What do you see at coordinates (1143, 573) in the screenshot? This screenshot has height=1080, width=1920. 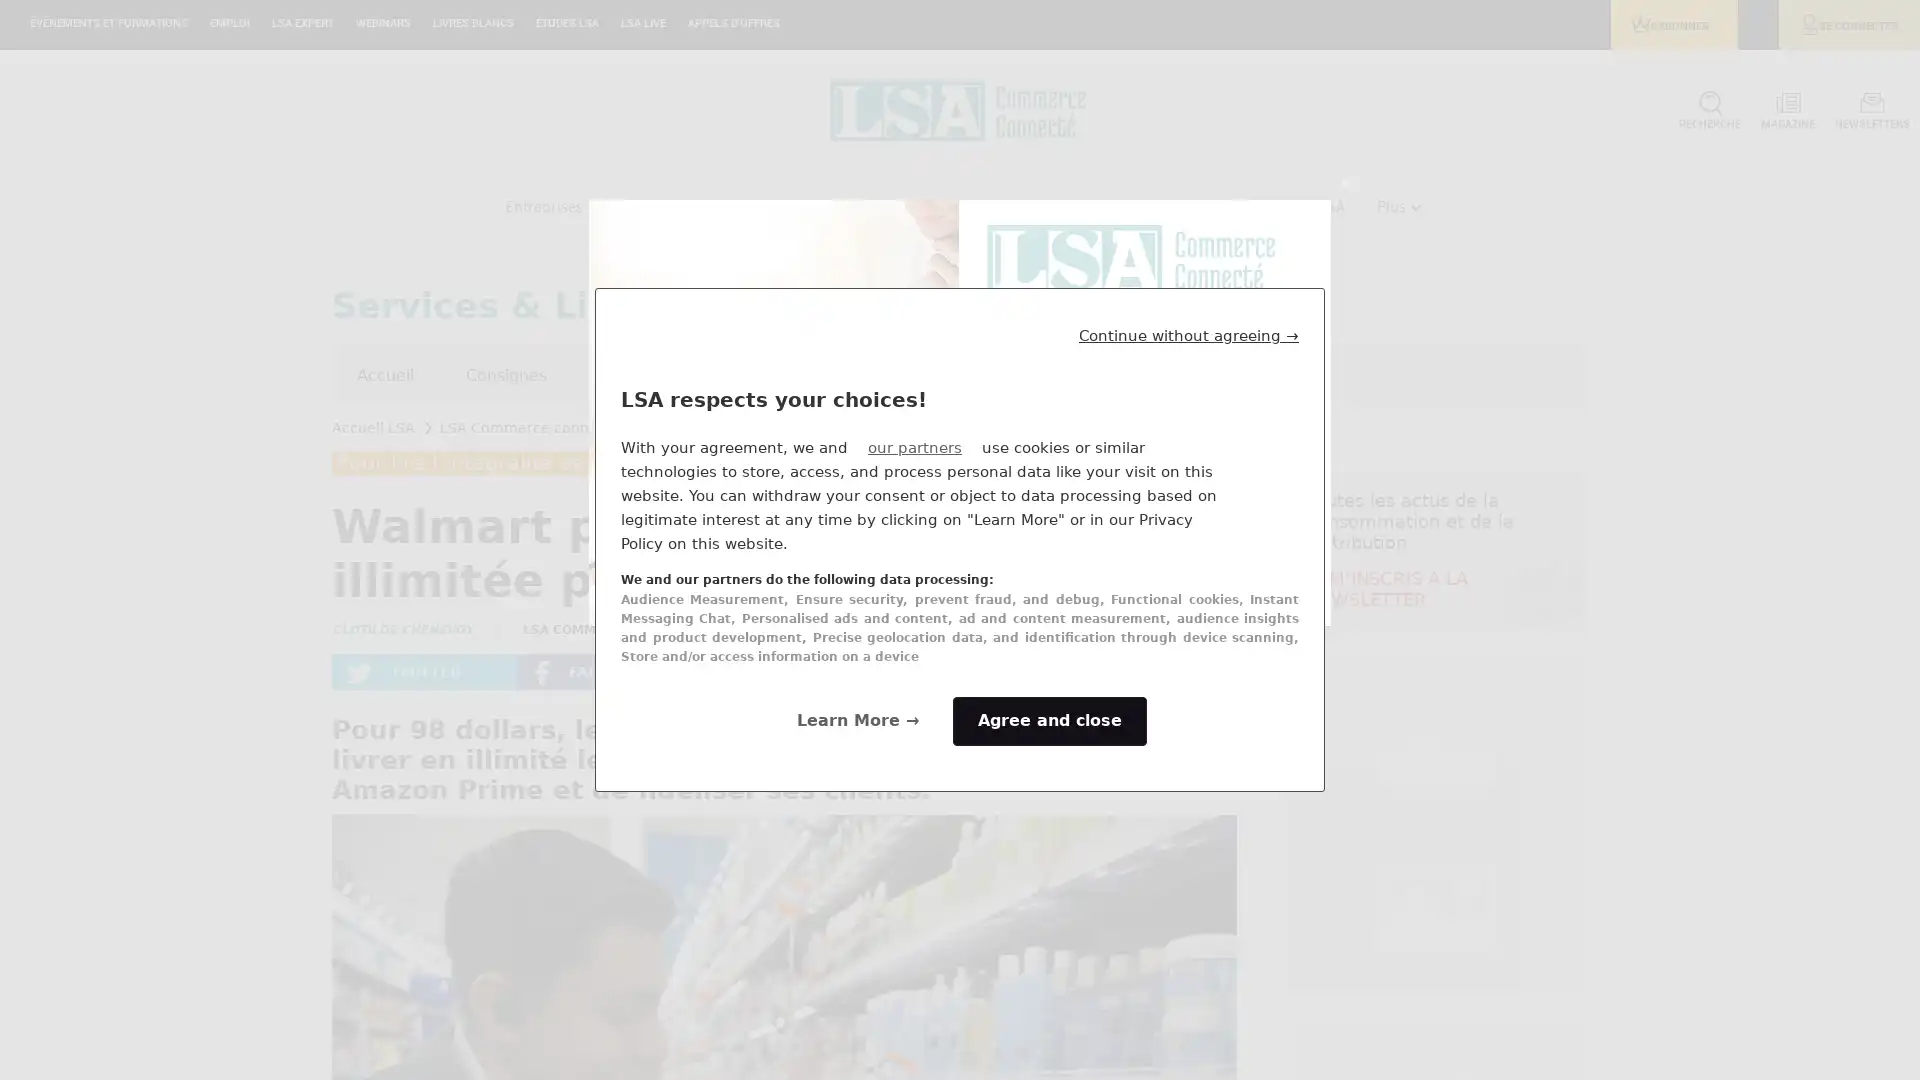 I see `S'inscrire gratuitement` at bounding box center [1143, 573].